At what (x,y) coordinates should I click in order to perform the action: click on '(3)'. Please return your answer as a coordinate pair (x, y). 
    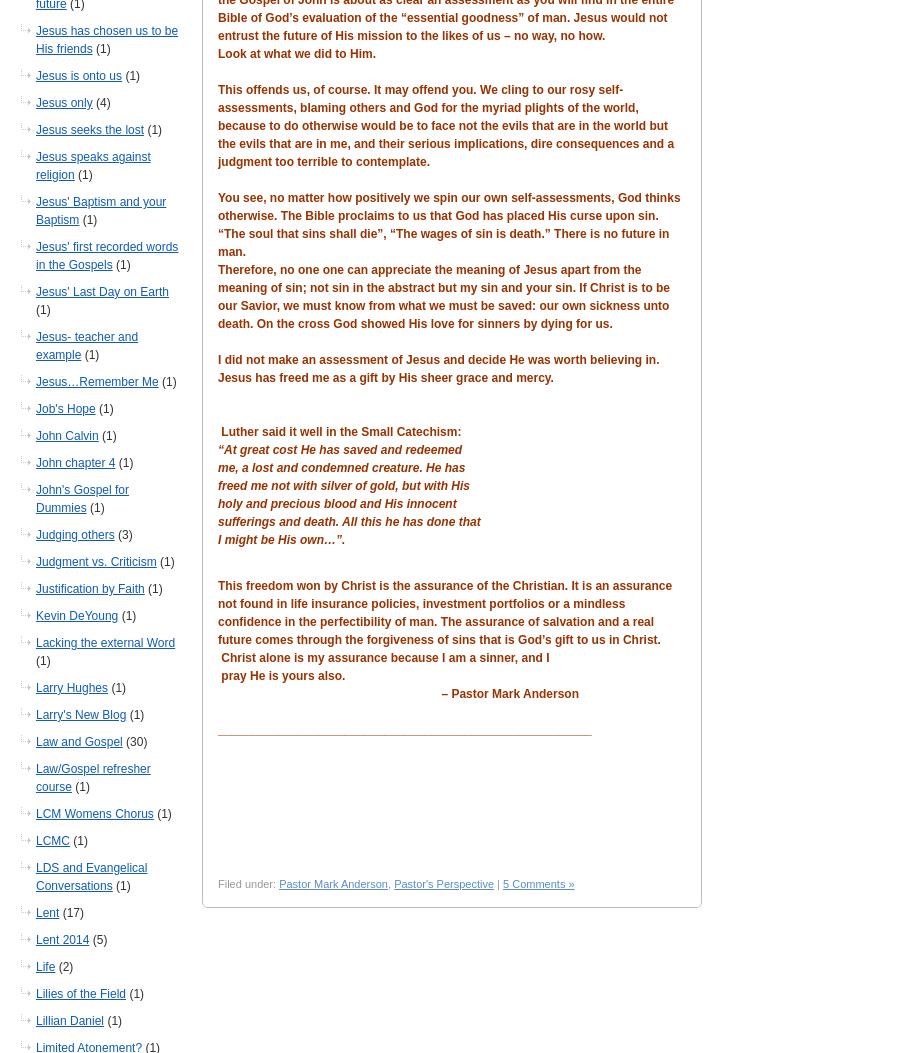
    Looking at the image, I should click on (122, 534).